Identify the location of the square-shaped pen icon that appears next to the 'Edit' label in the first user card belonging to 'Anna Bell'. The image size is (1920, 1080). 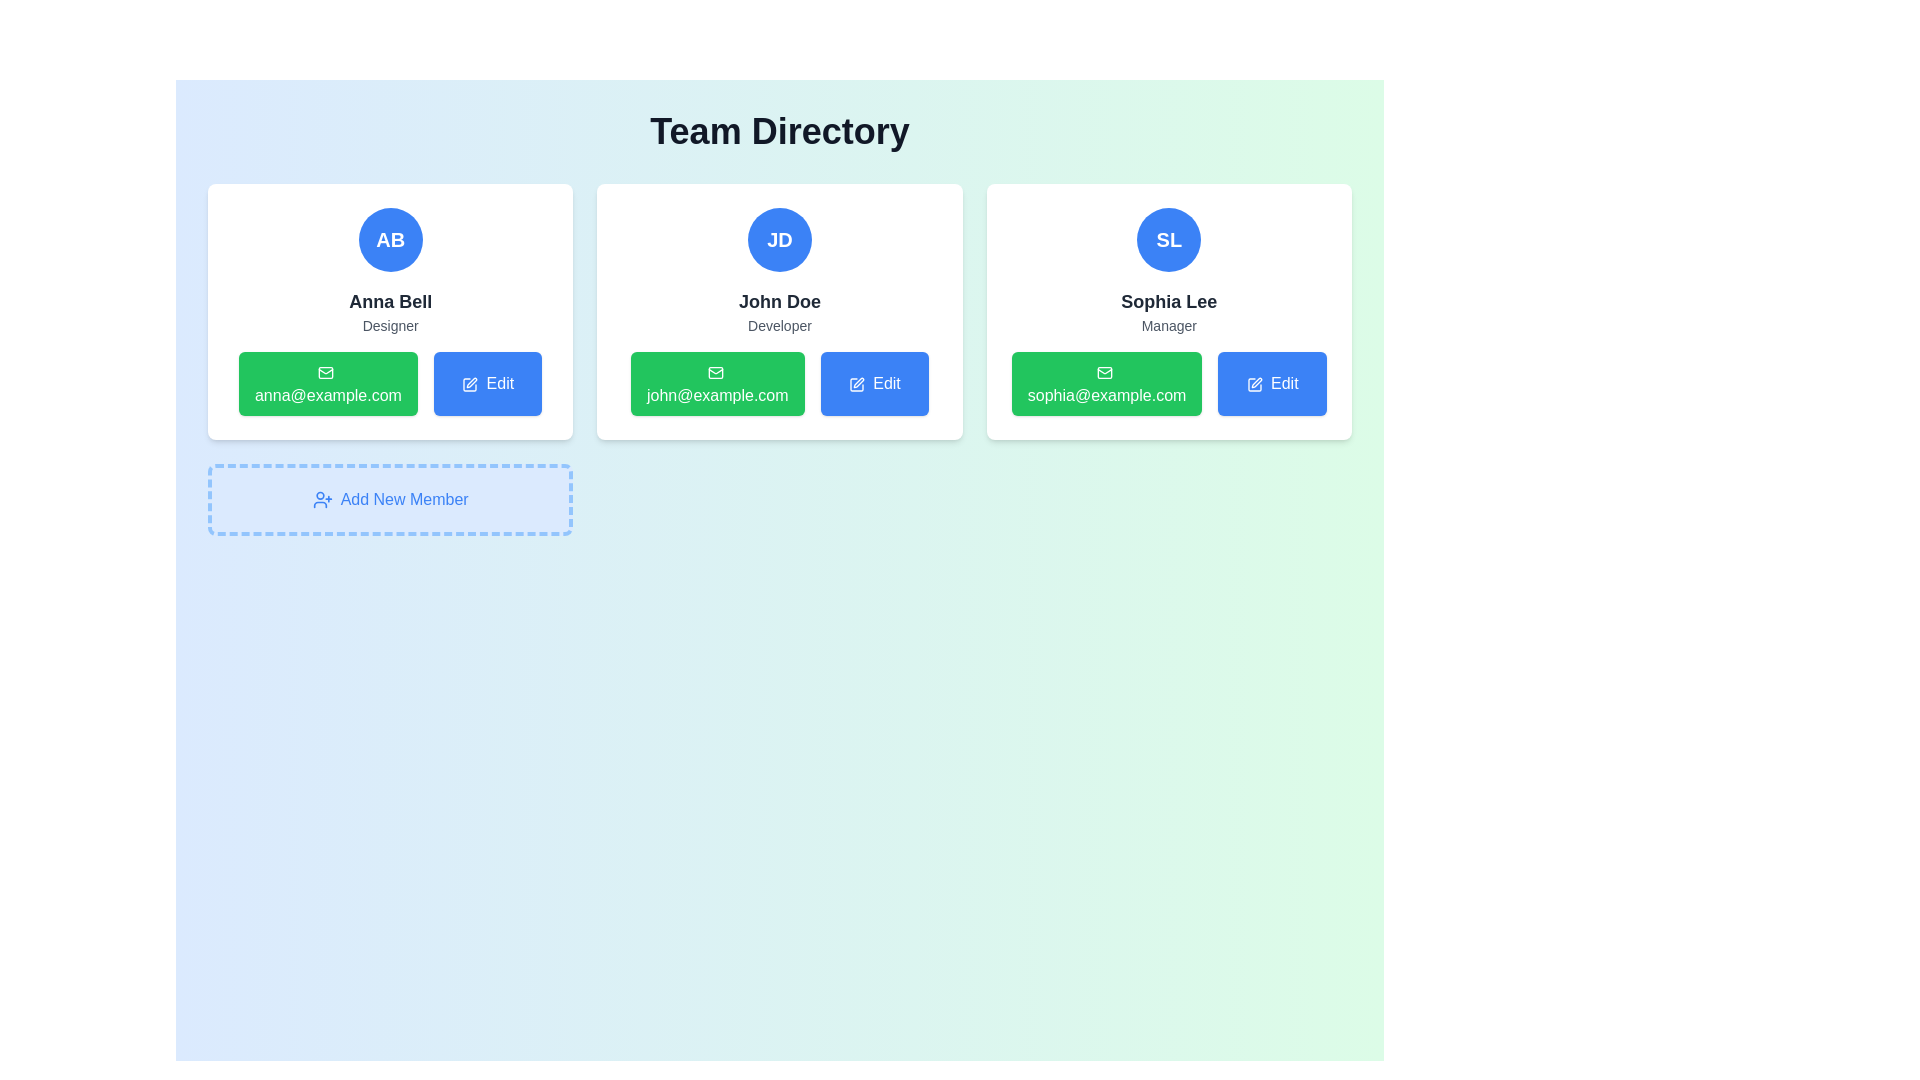
(469, 384).